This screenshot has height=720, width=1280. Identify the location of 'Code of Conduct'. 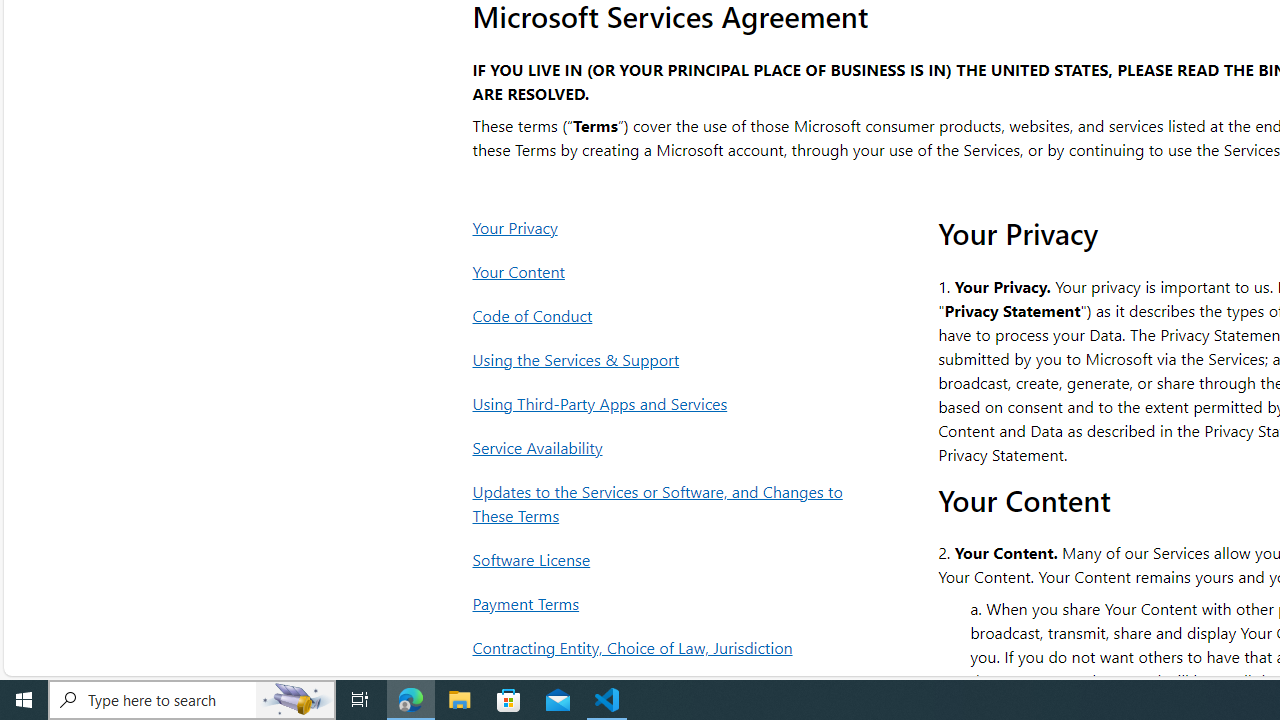
(663, 315).